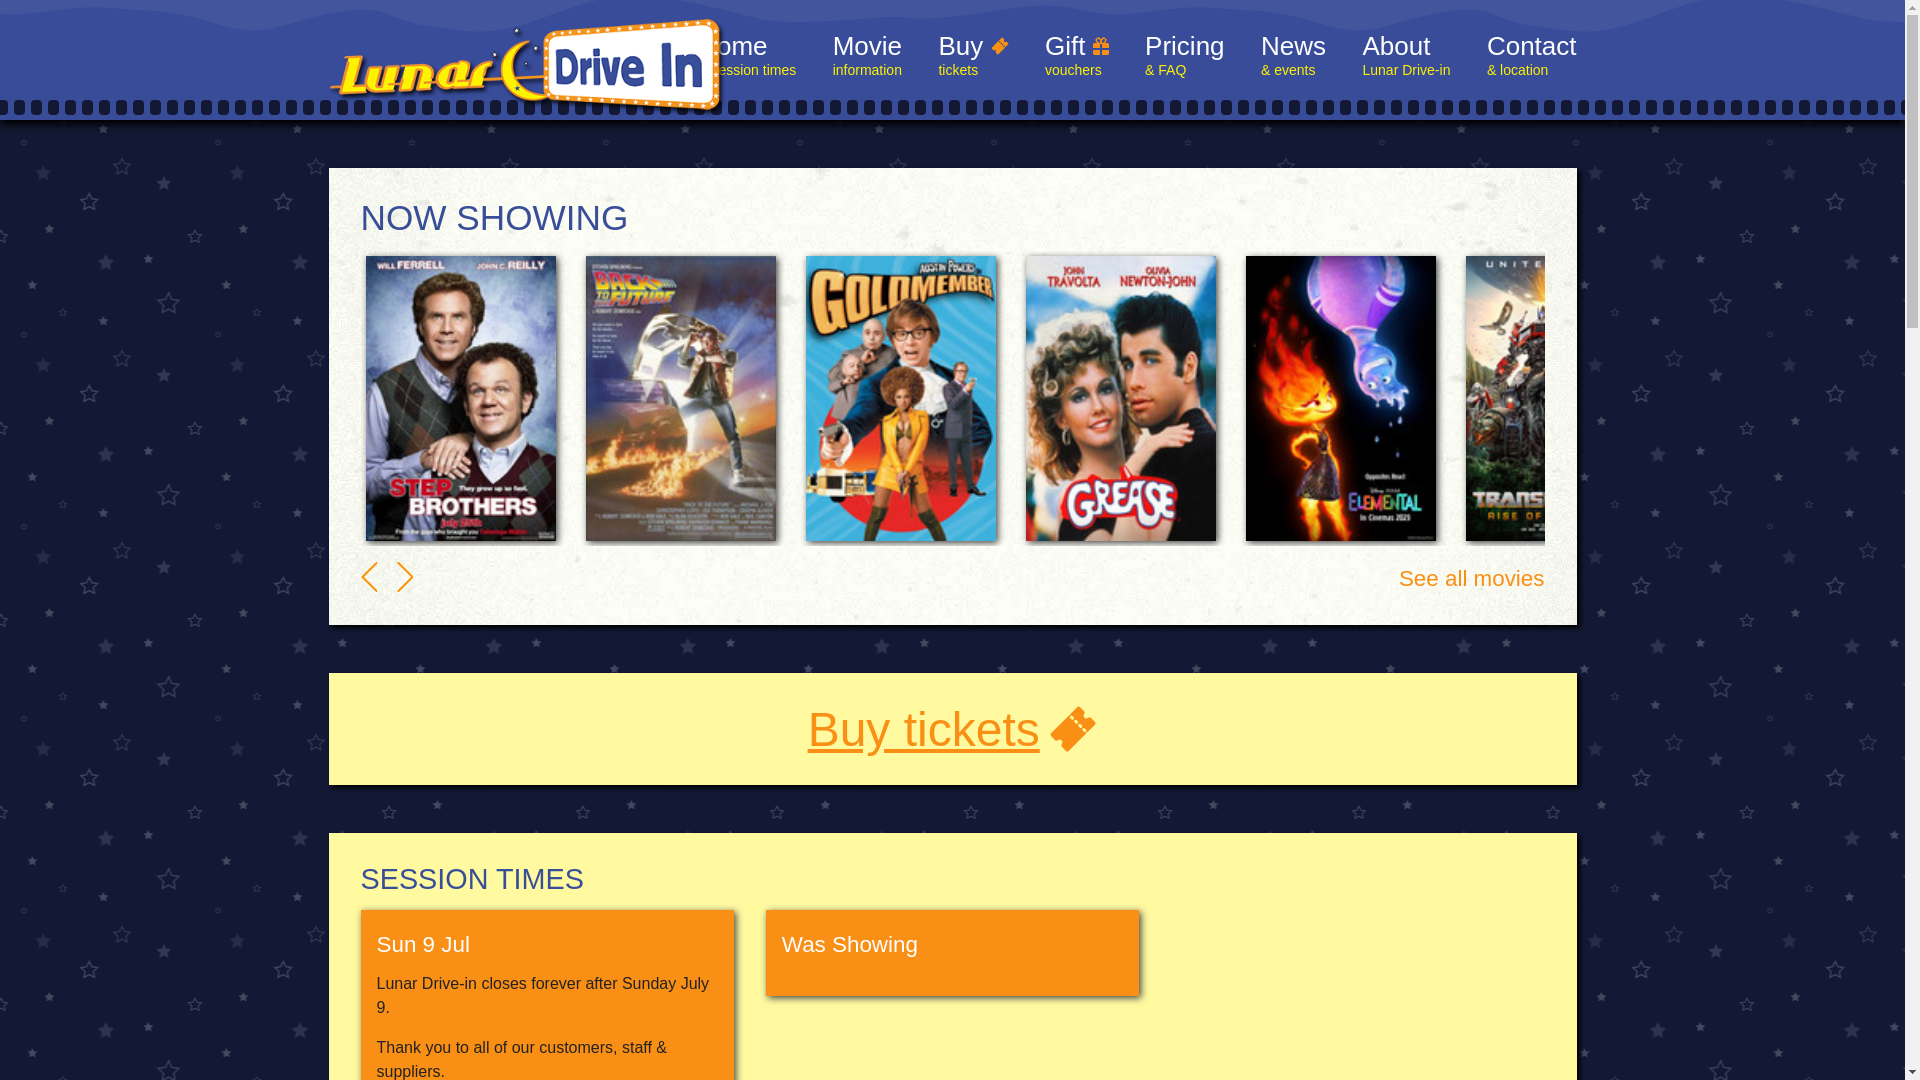 This screenshot has height=1080, width=1920. What do you see at coordinates (1044, 56) in the screenshot?
I see `'Gift` at bounding box center [1044, 56].